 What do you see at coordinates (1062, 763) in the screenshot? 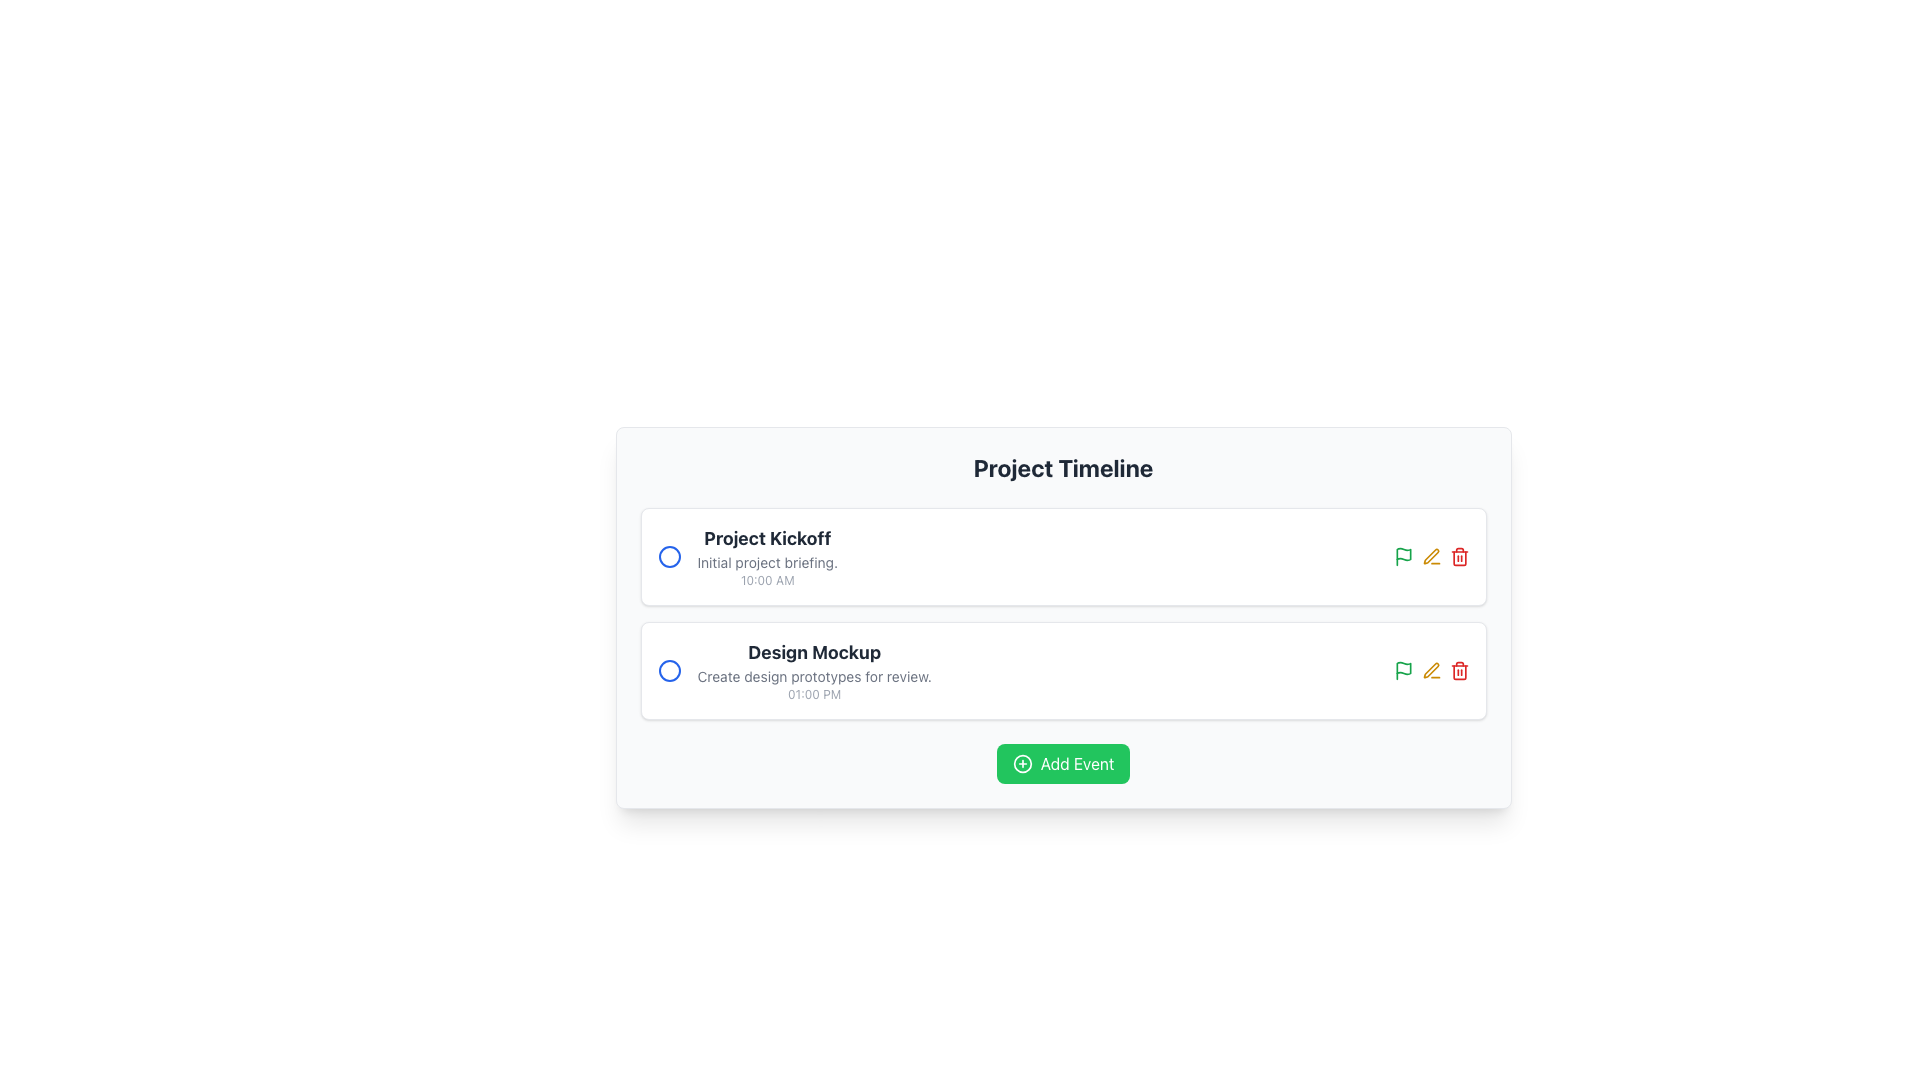
I see `the button located at the bottom of the 'Project Timeline' card` at bounding box center [1062, 763].